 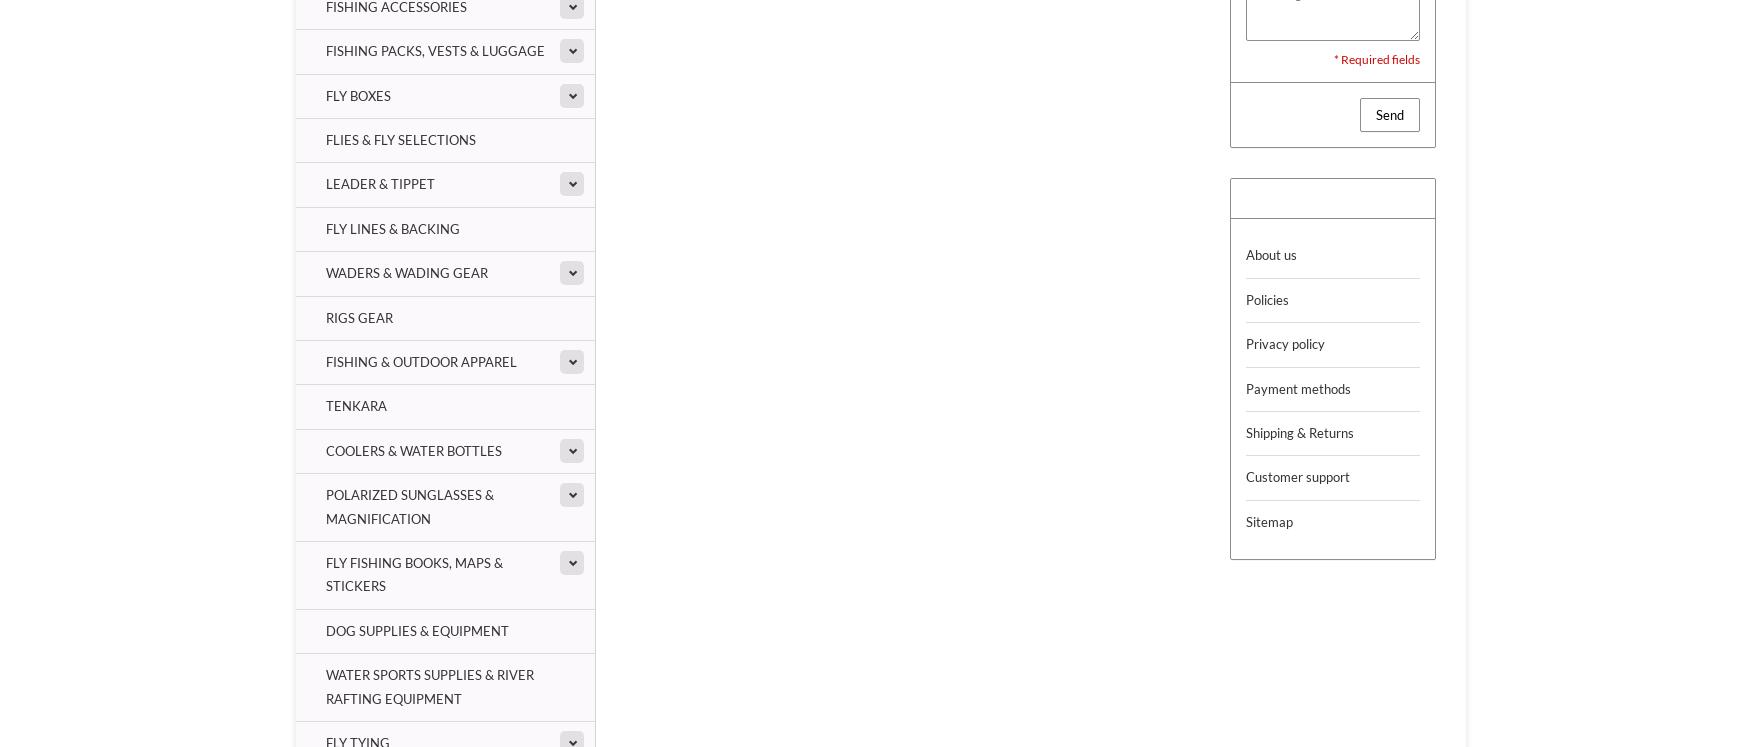 I want to click on 'Fishing Packs, Vests & Luggage', so click(x=435, y=50).